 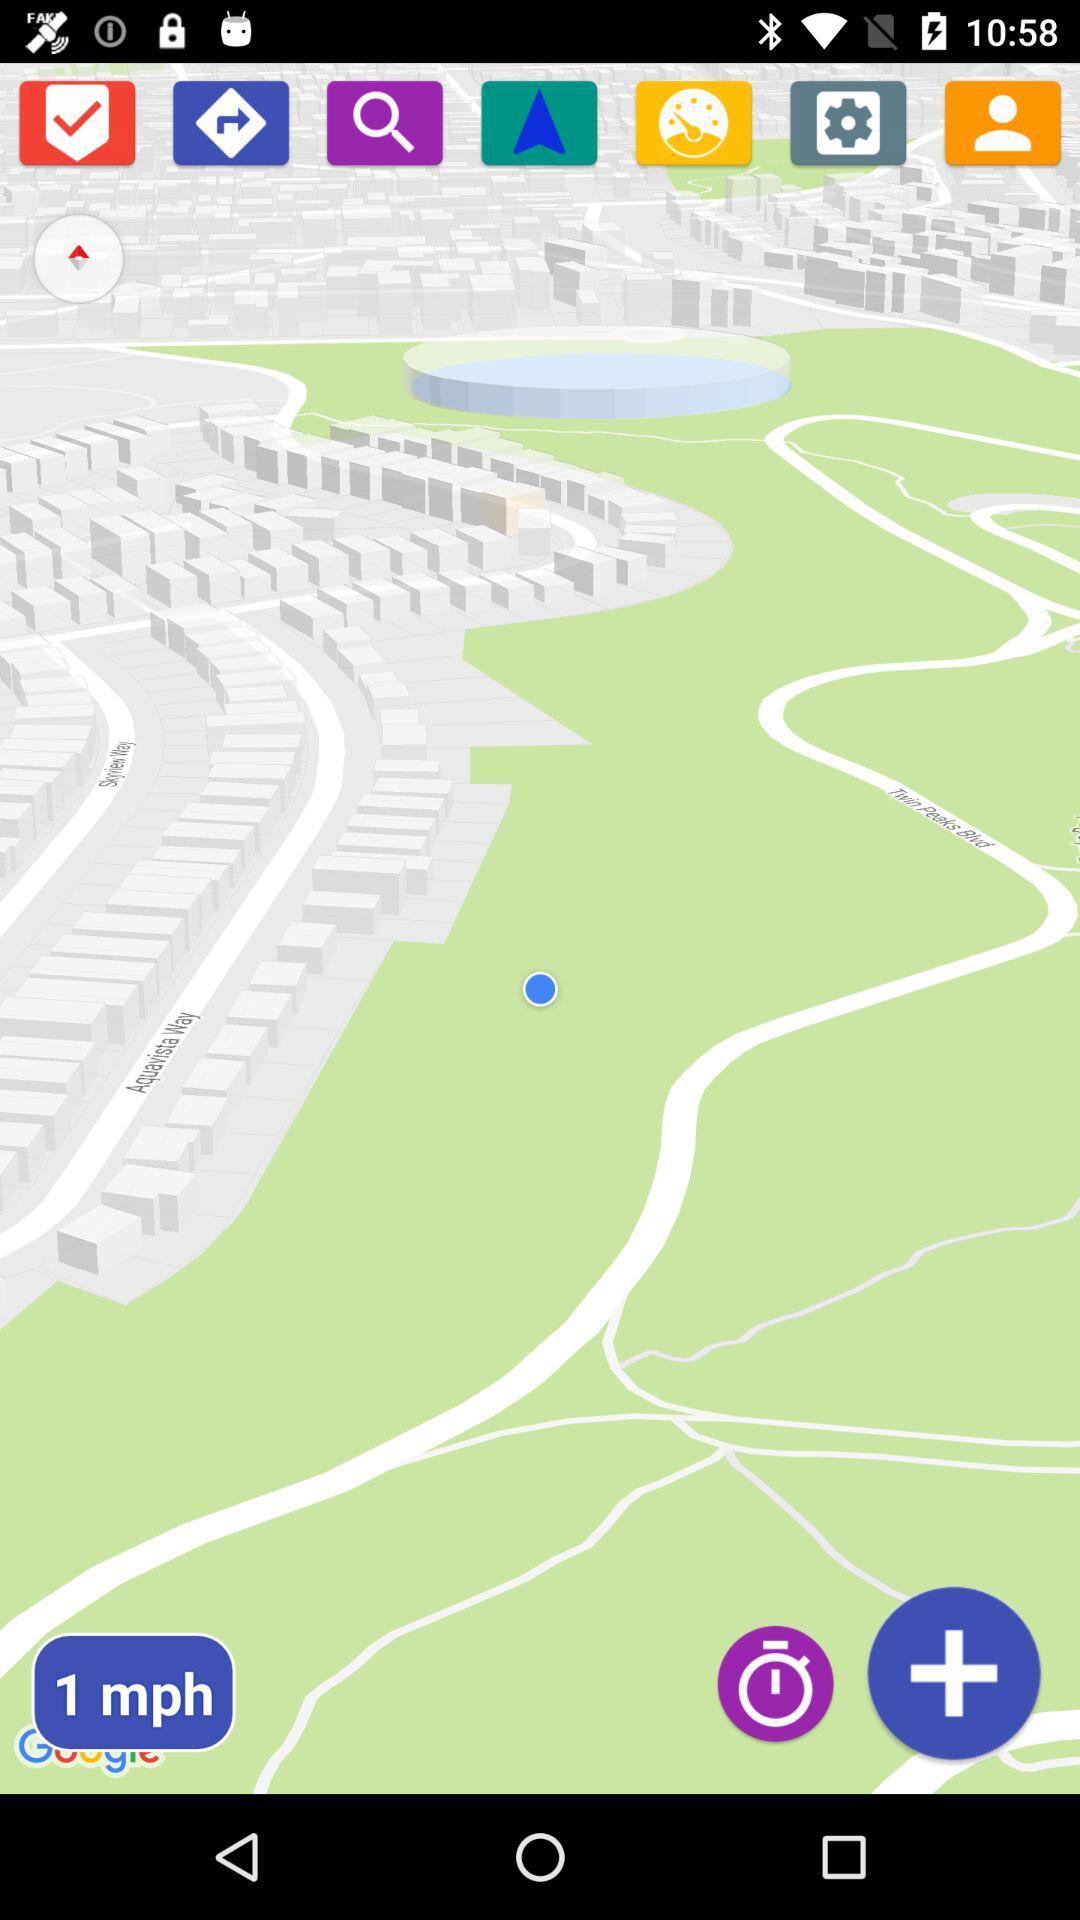 I want to click on the settings icon, so click(x=848, y=121).